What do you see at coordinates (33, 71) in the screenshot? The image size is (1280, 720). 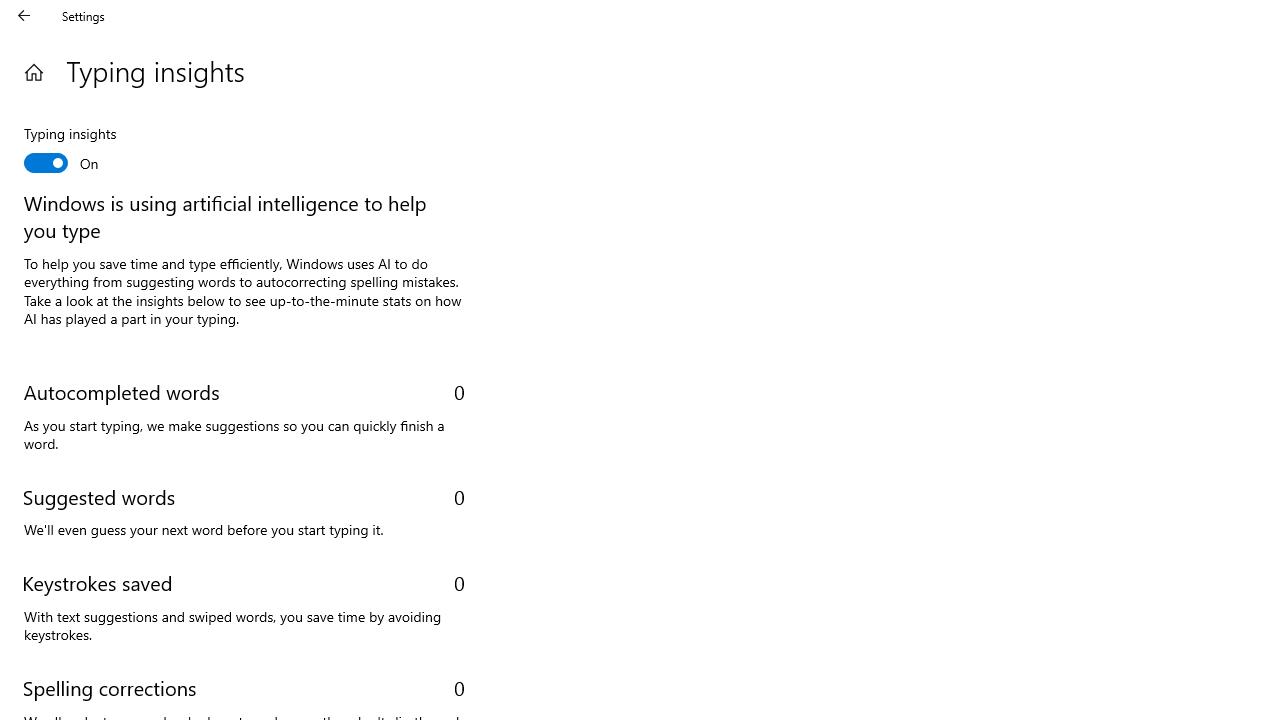 I see `'Home'` at bounding box center [33, 71].